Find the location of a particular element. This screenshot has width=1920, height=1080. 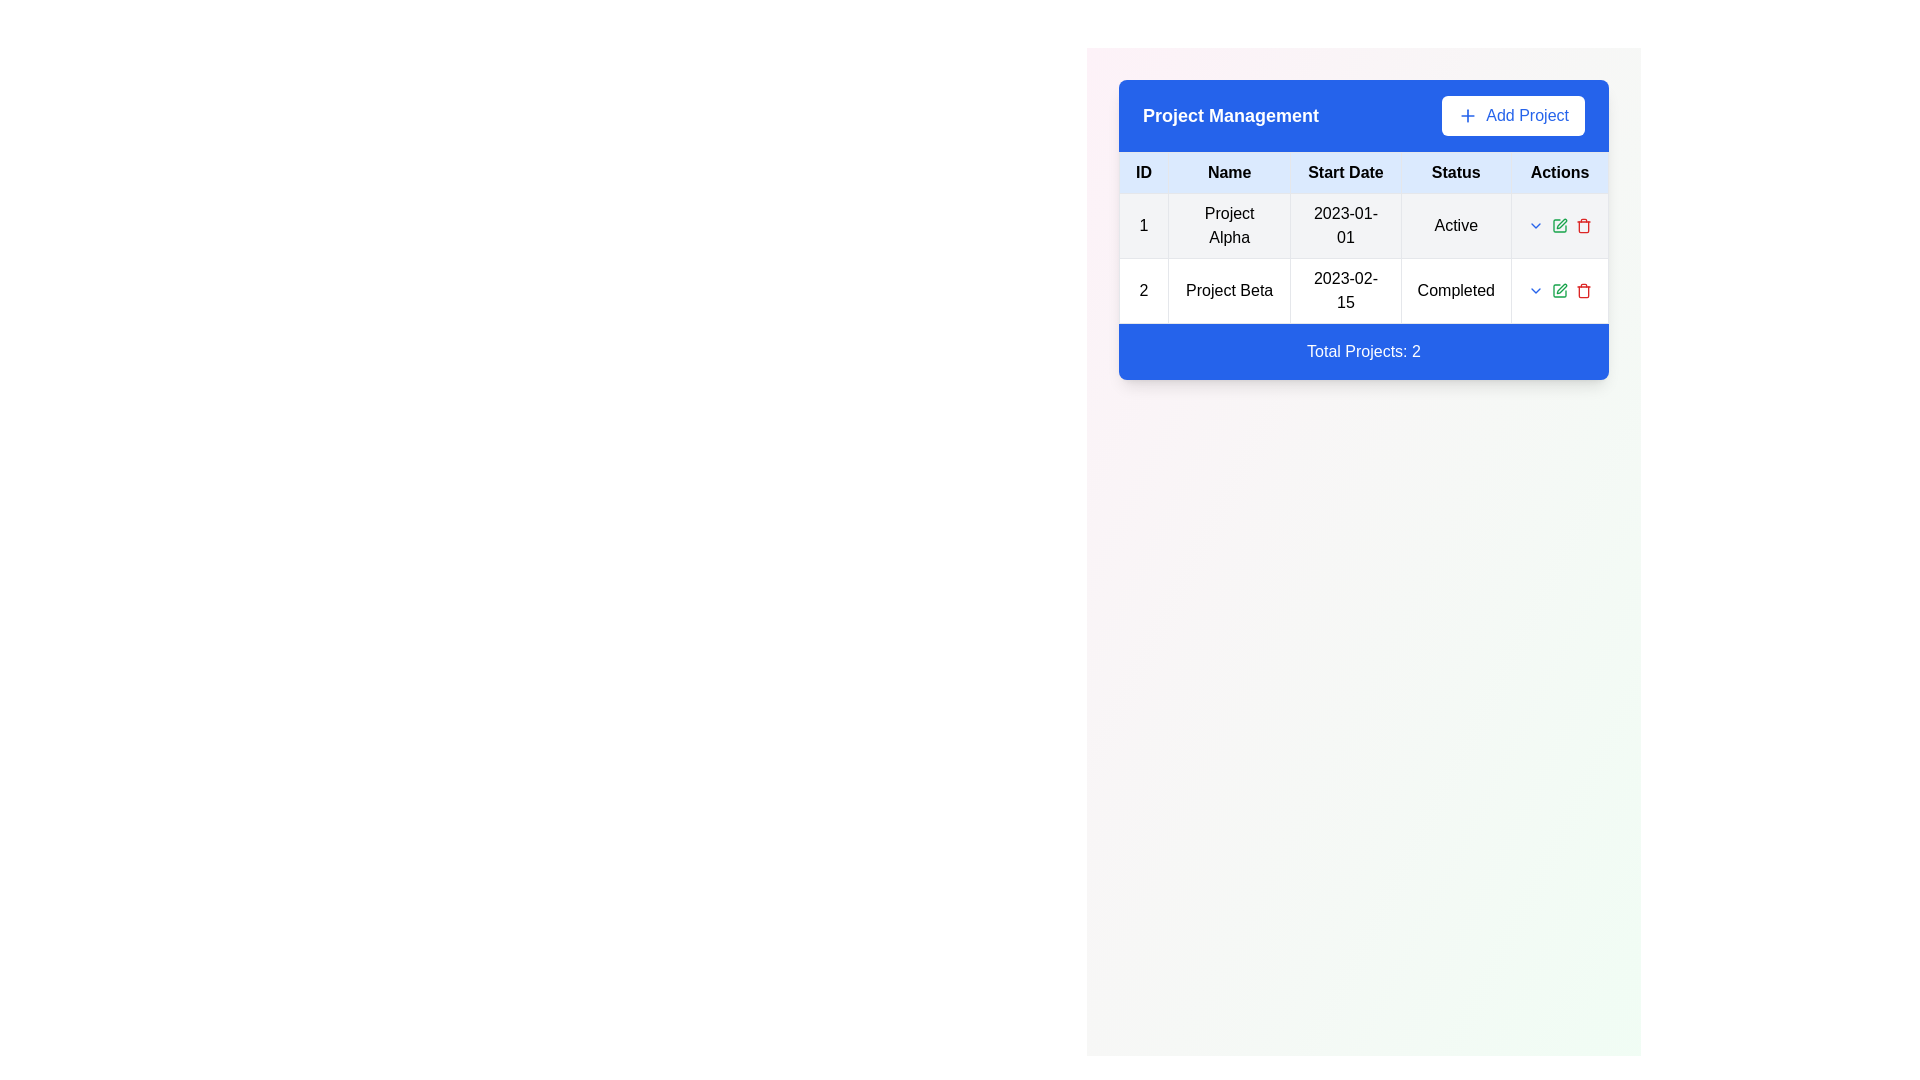

text of the table column header containing 'Start Date', which is styled with a light blue background and black font, located as the third column header in the table is located at coordinates (1345, 172).